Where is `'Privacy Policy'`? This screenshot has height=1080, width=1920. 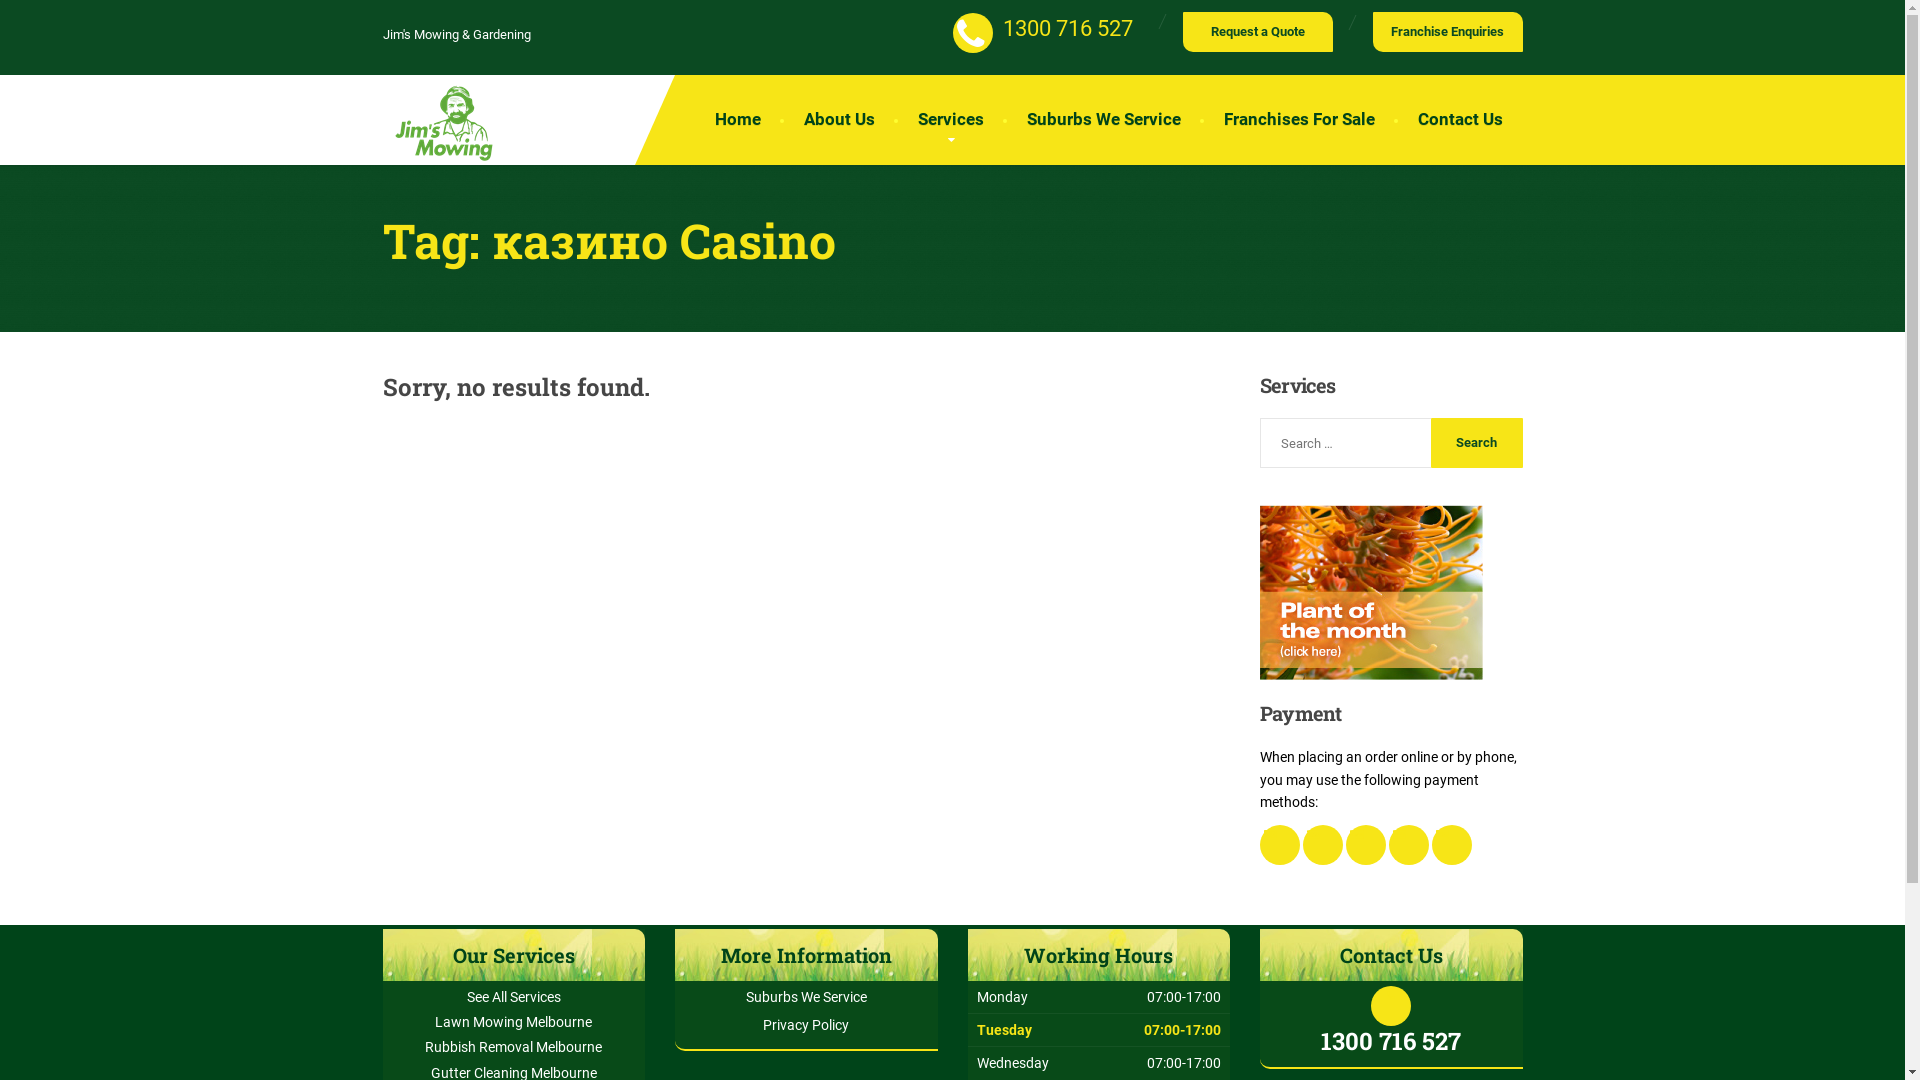
'Privacy Policy' is located at coordinates (806, 1025).